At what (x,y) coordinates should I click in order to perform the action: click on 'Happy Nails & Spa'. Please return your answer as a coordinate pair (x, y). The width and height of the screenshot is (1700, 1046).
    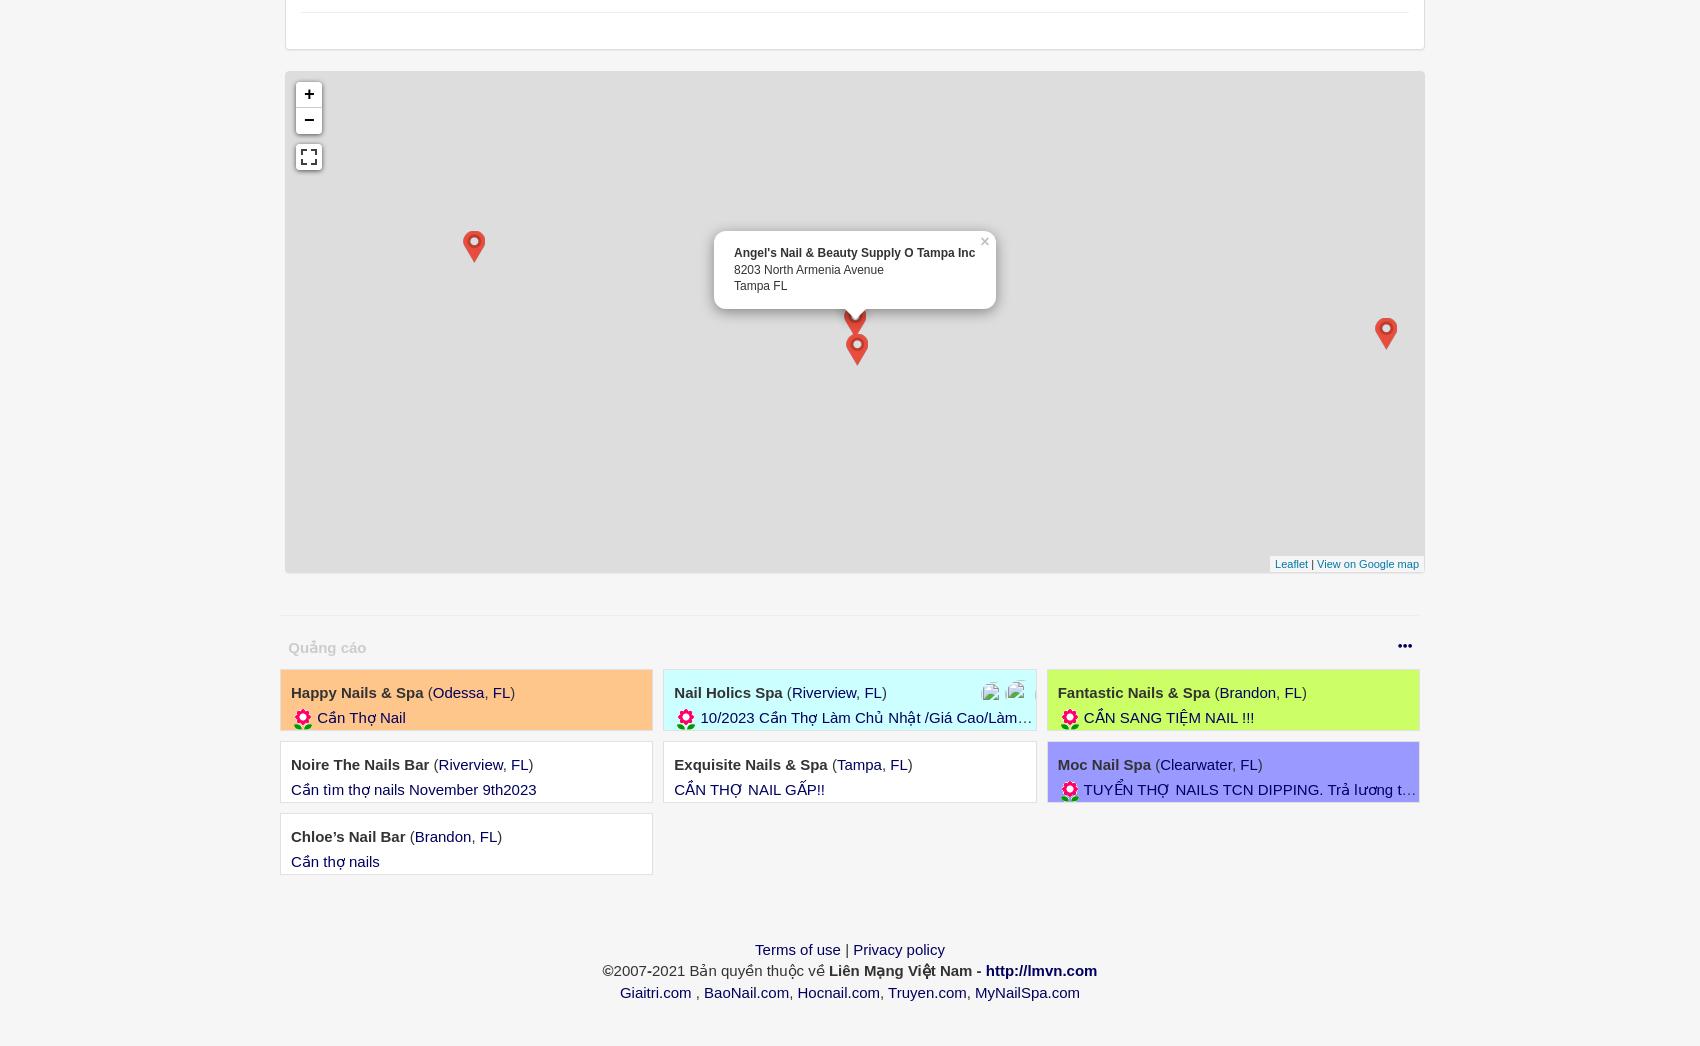
    Looking at the image, I should click on (356, 691).